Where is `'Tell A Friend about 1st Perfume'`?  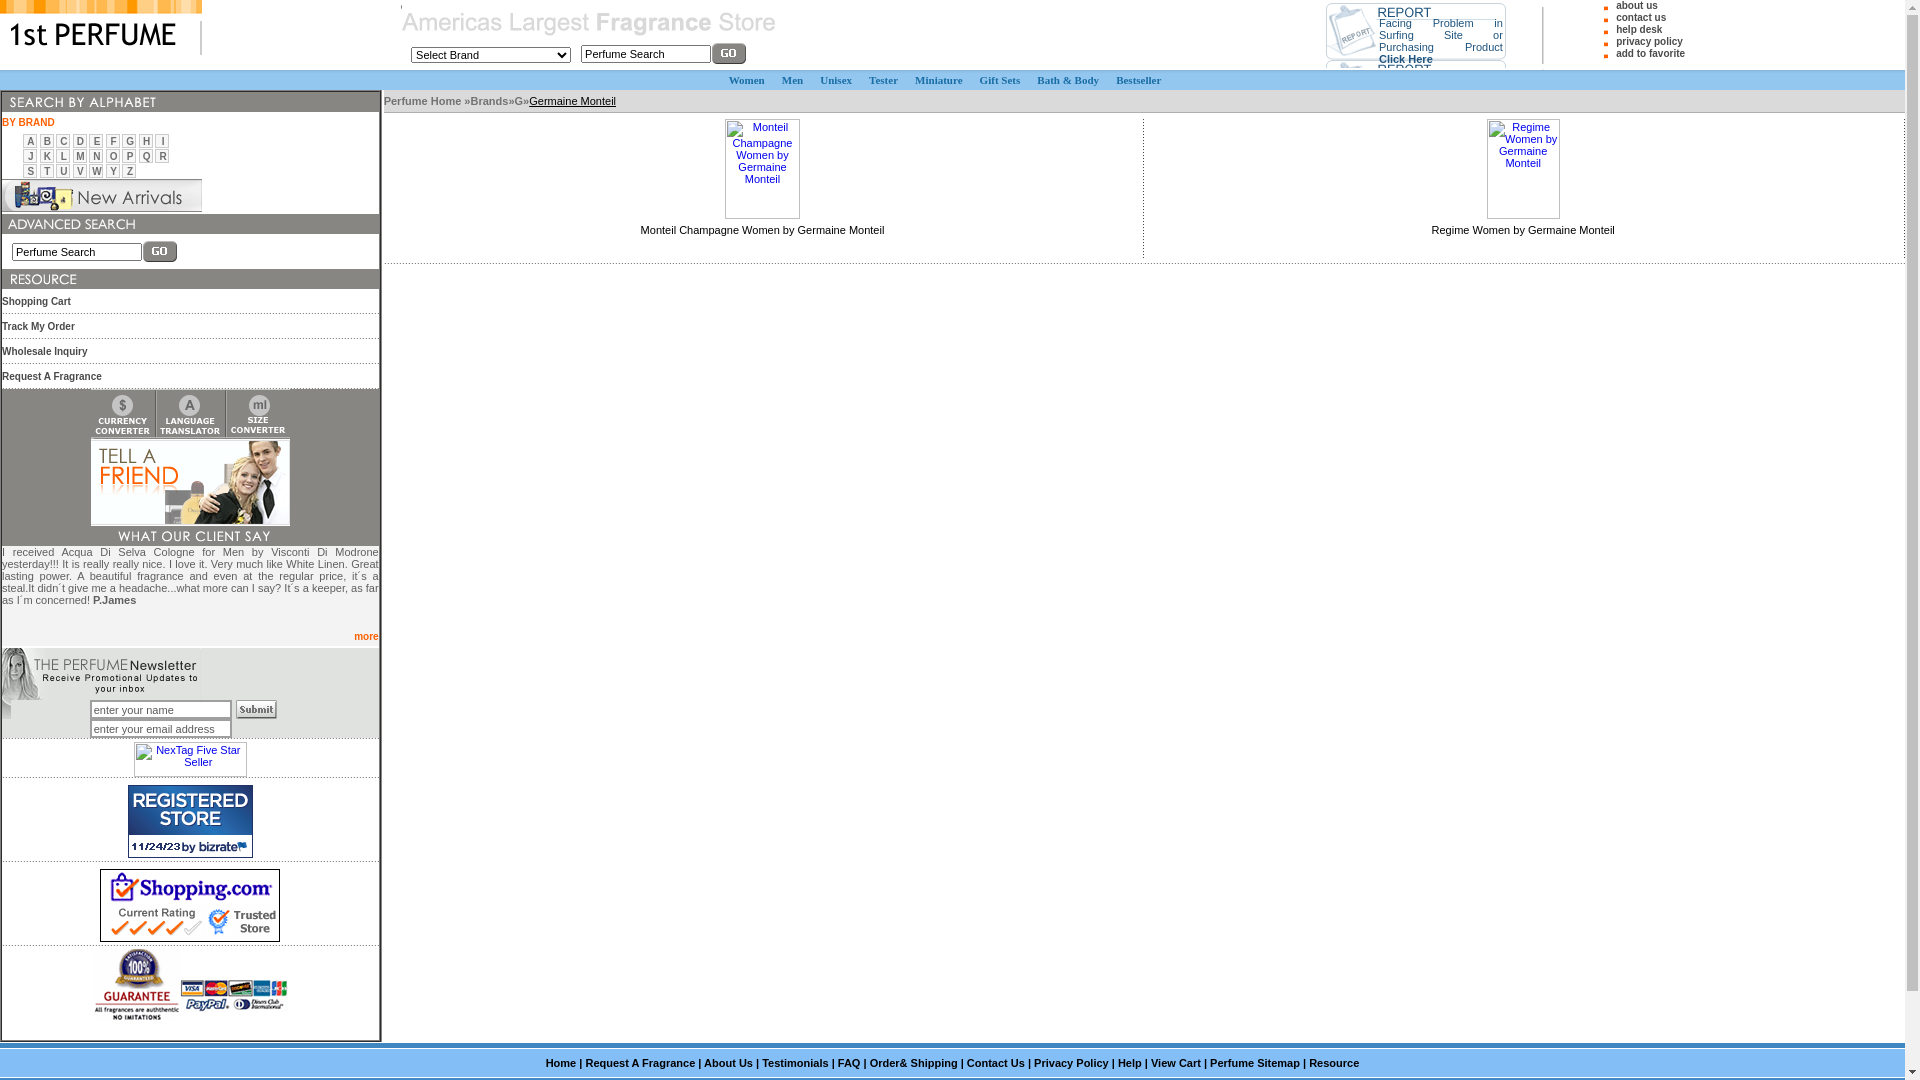 'Tell A Friend about 1st Perfume' is located at coordinates (190, 482).